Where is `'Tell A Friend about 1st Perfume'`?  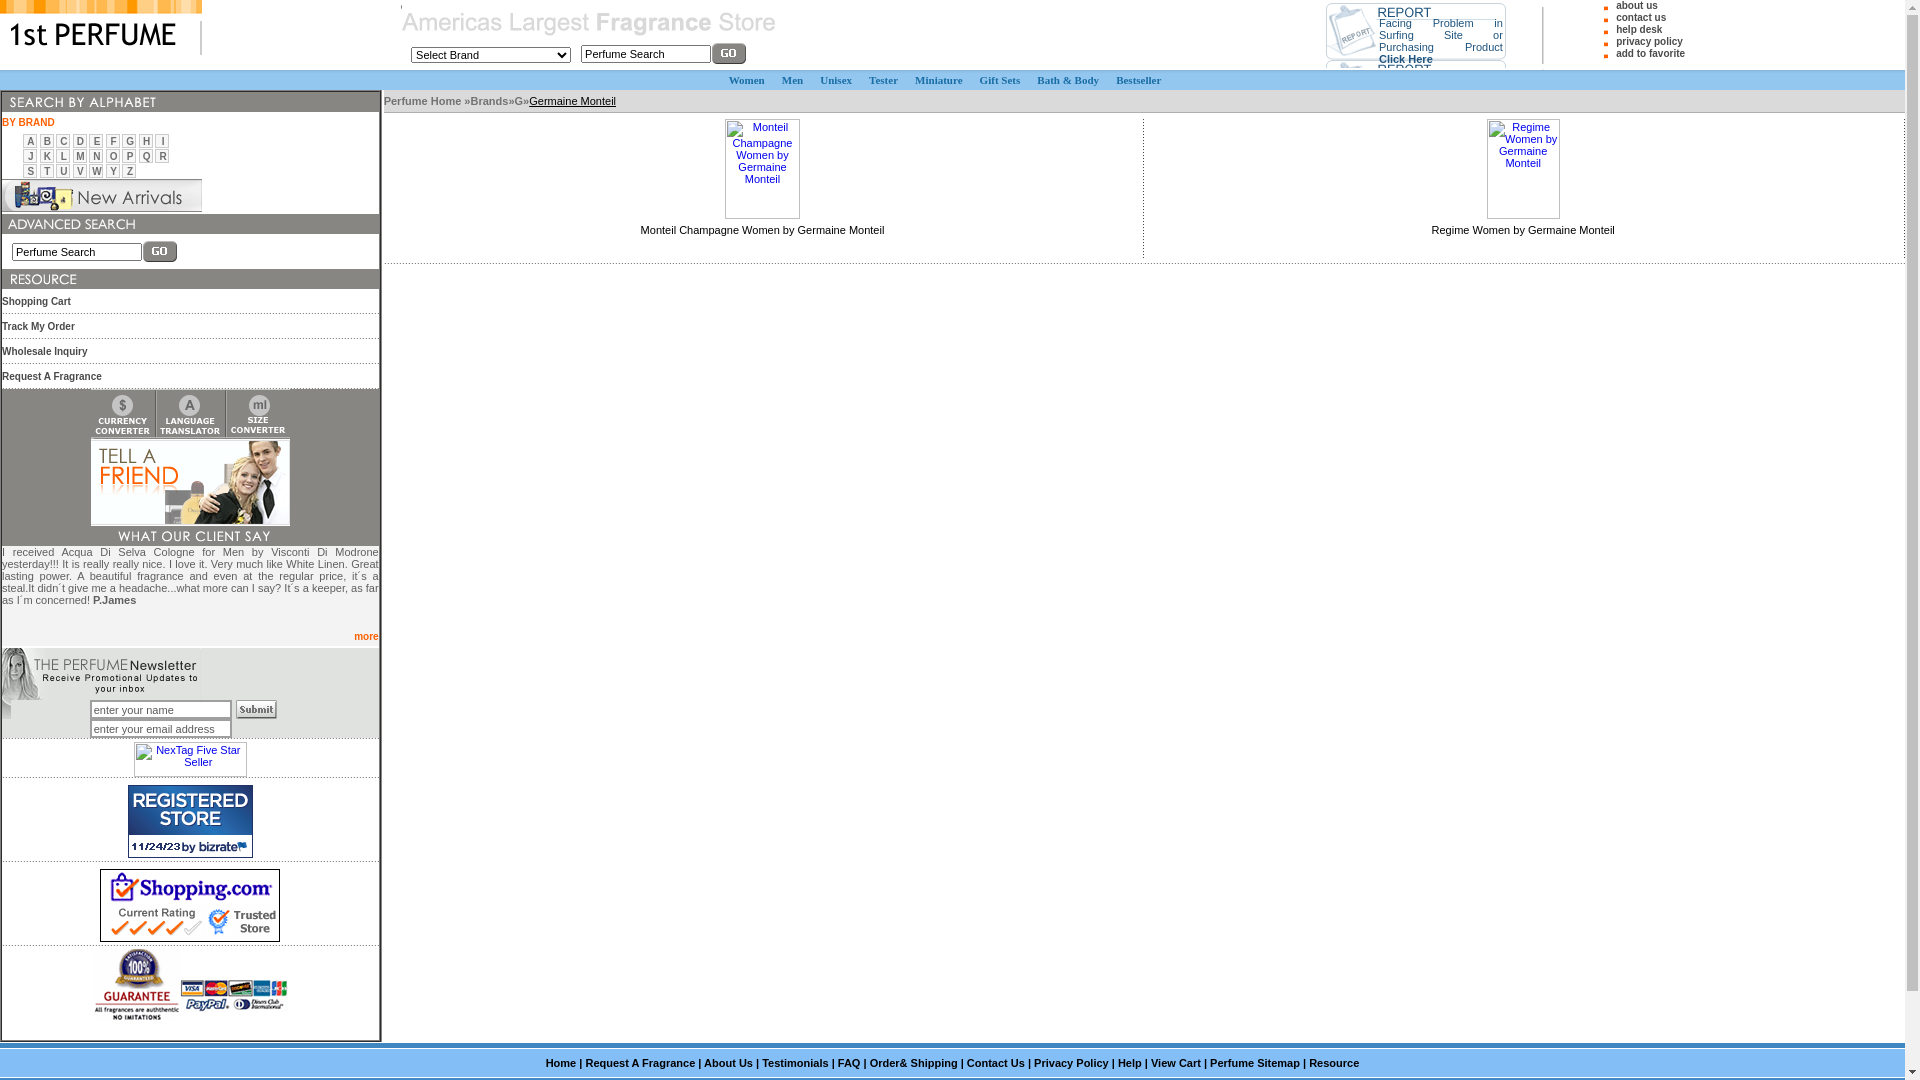 'Tell A Friend about 1st Perfume' is located at coordinates (190, 482).